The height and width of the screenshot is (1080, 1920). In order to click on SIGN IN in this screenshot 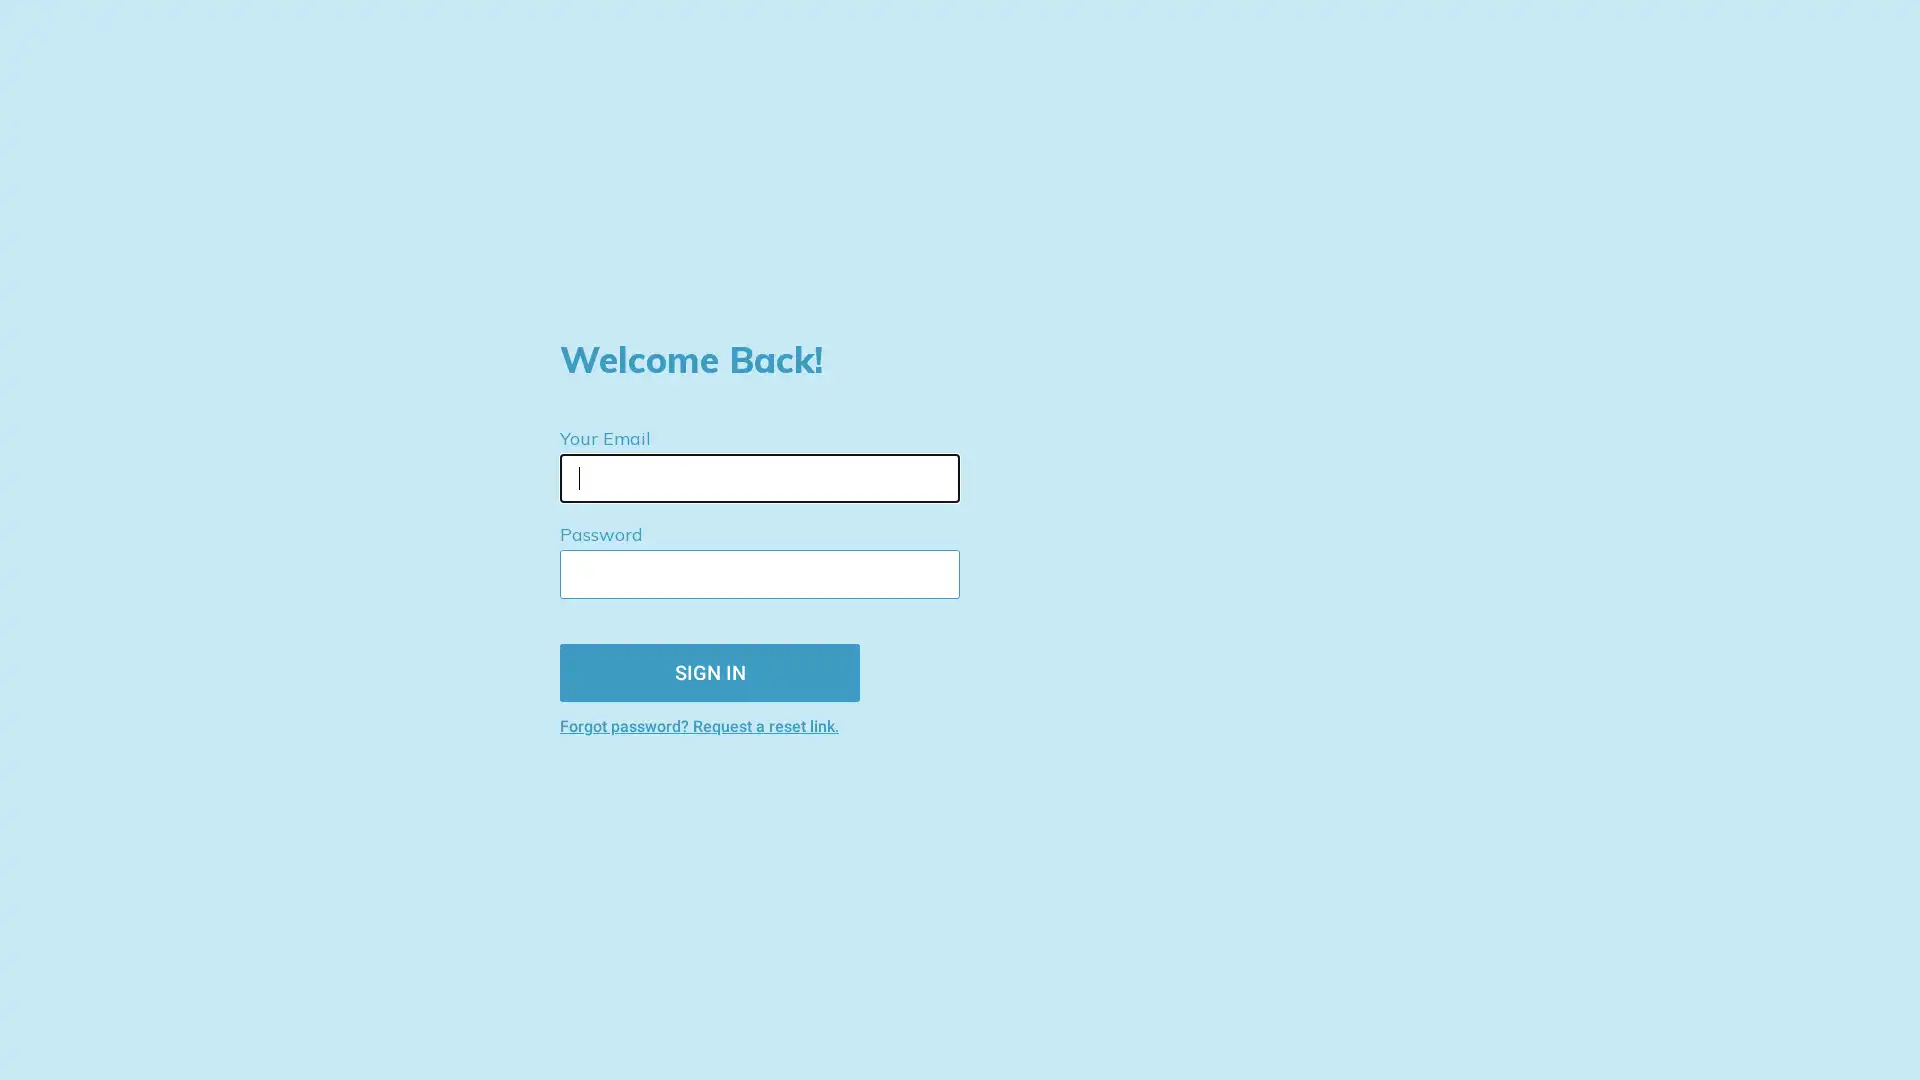, I will do `click(710, 671)`.